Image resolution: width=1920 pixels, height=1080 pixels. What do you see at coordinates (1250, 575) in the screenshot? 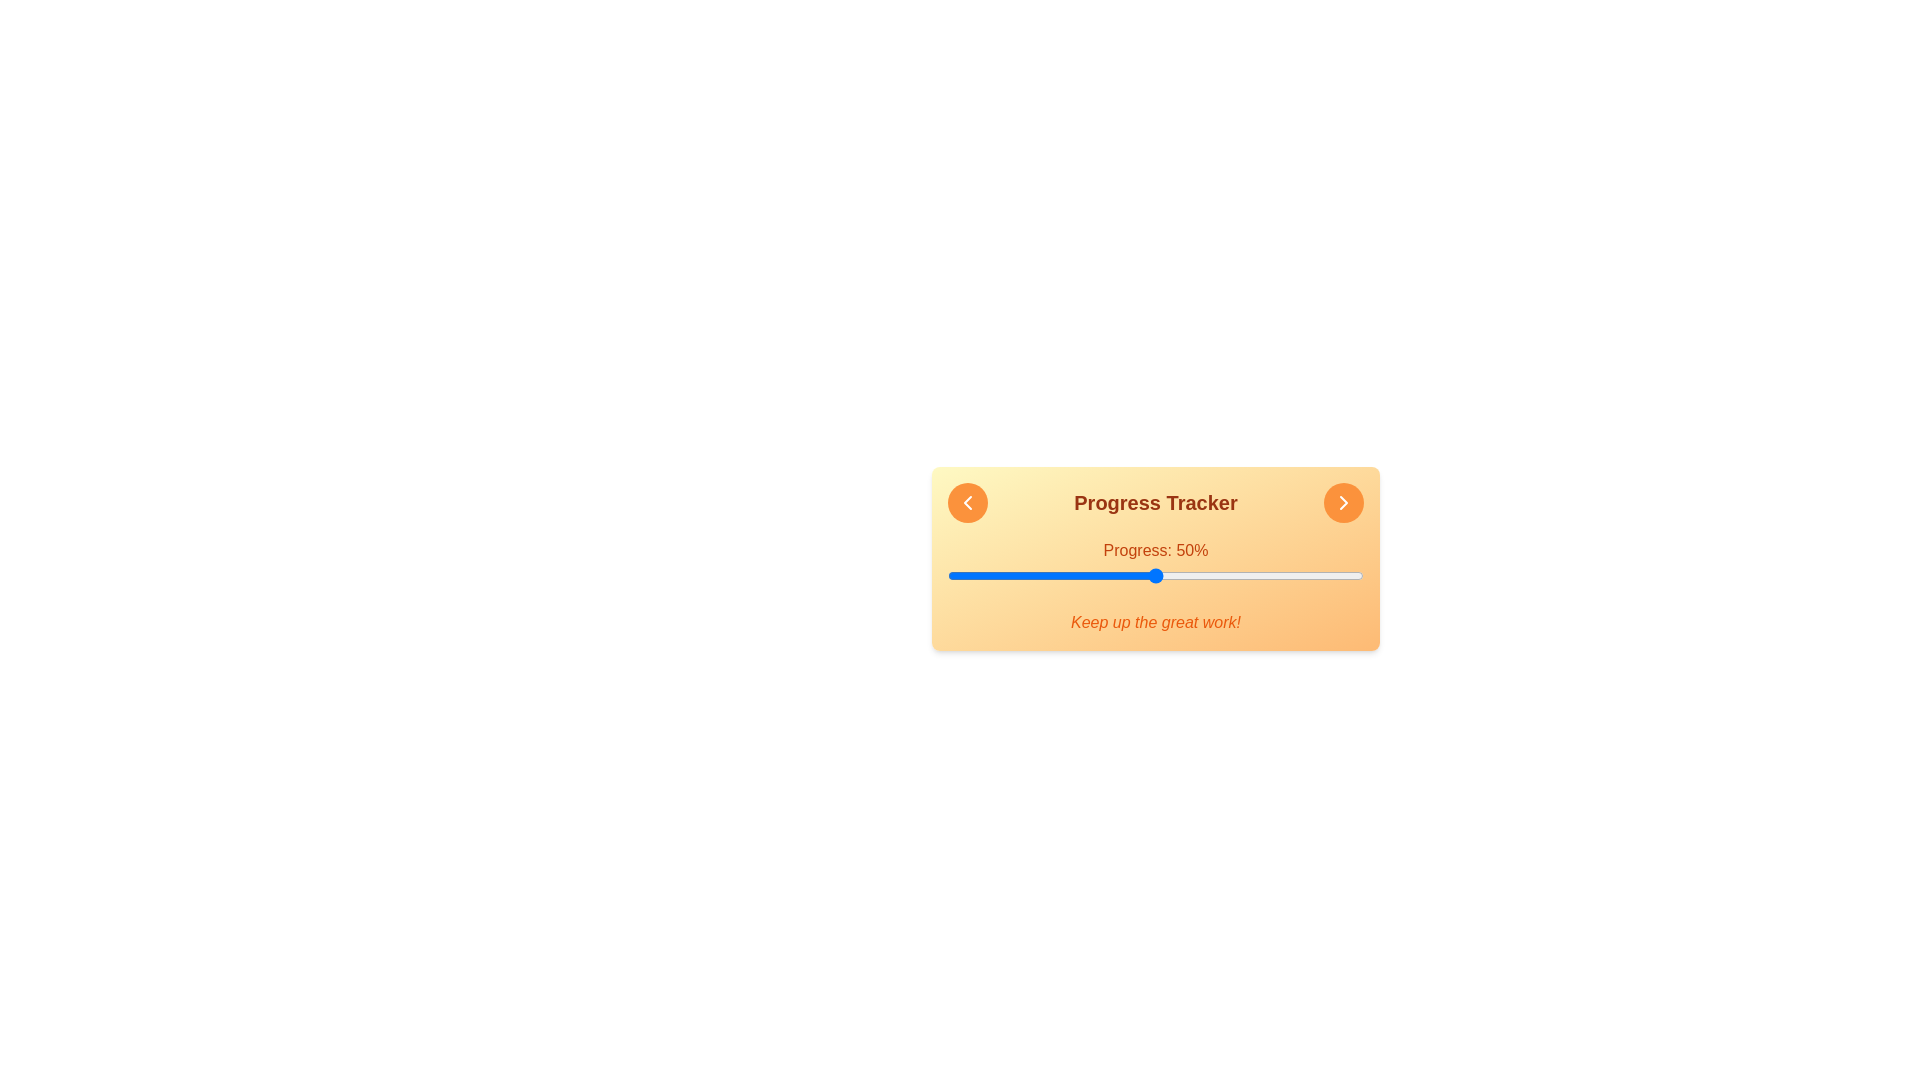
I see `the slider to set the progress to 73%` at bounding box center [1250, 575].